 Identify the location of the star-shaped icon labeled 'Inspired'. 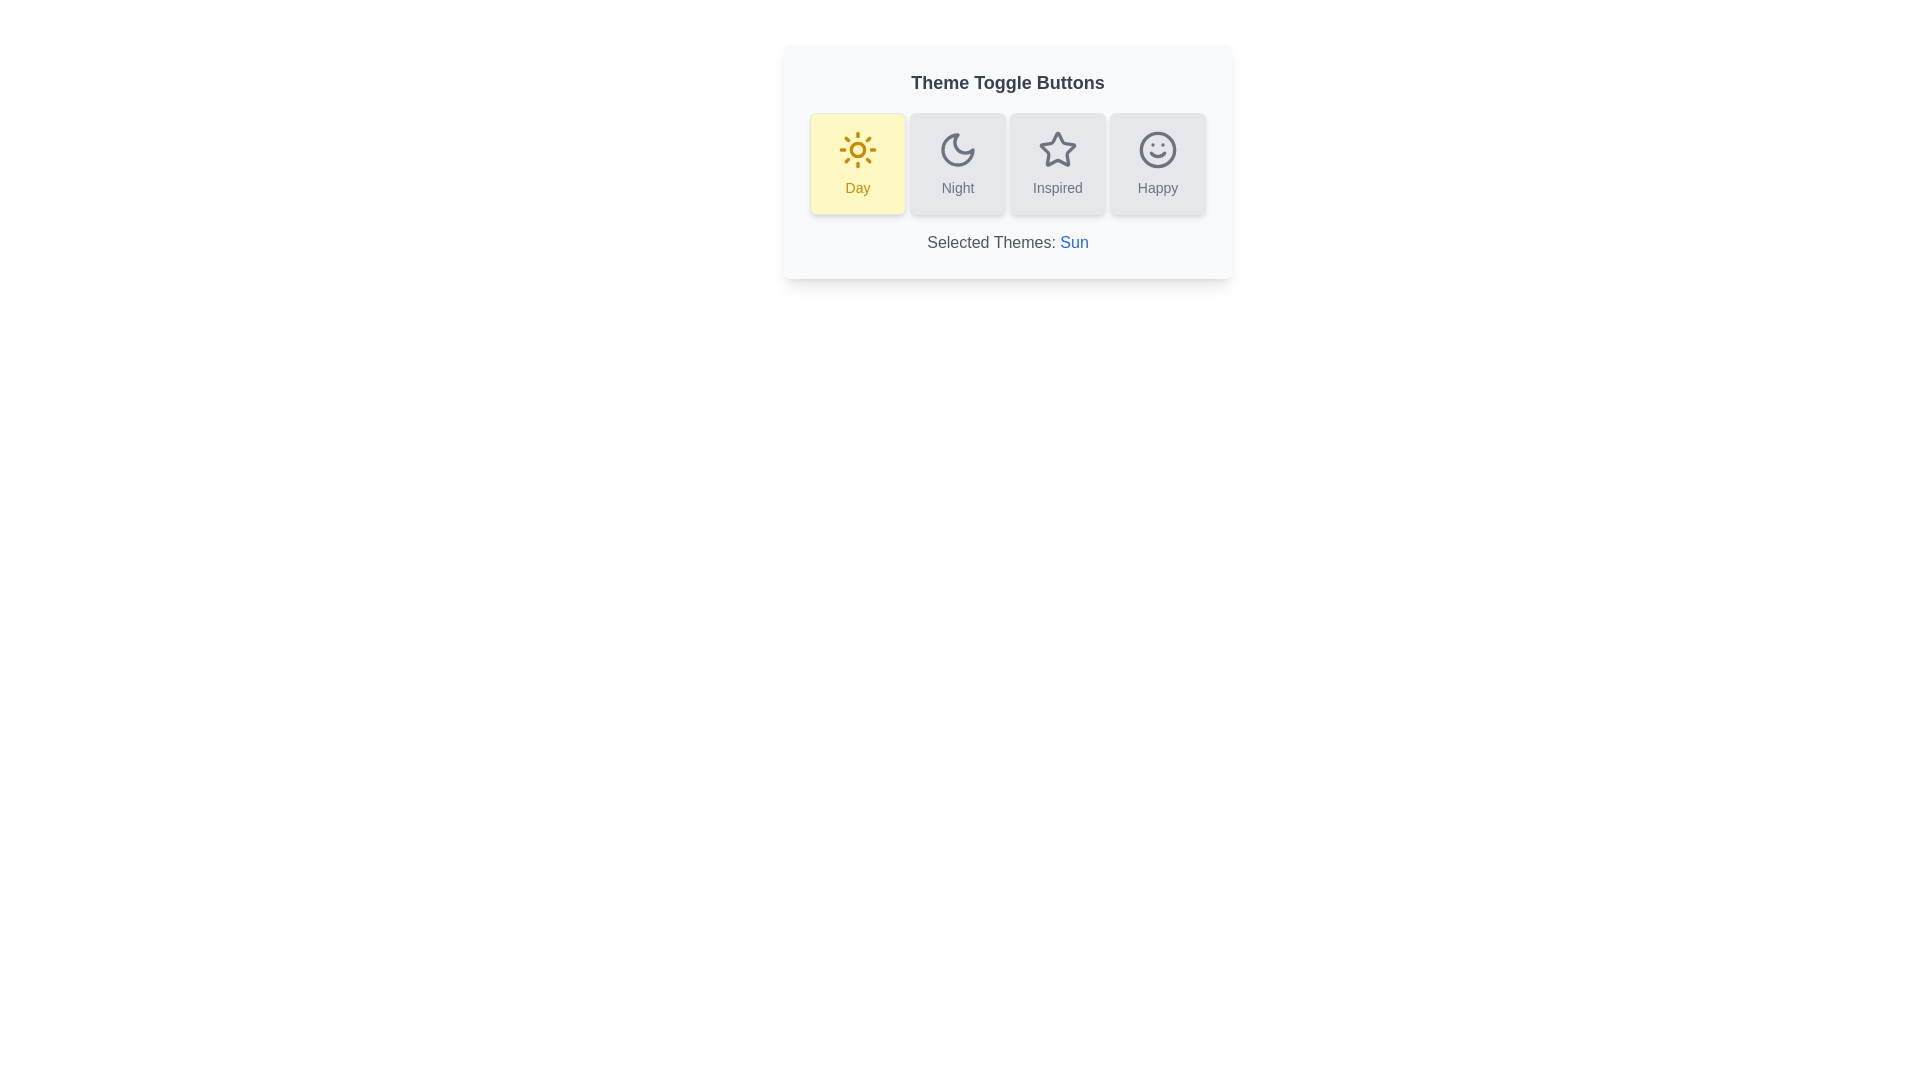
(1056, 148).